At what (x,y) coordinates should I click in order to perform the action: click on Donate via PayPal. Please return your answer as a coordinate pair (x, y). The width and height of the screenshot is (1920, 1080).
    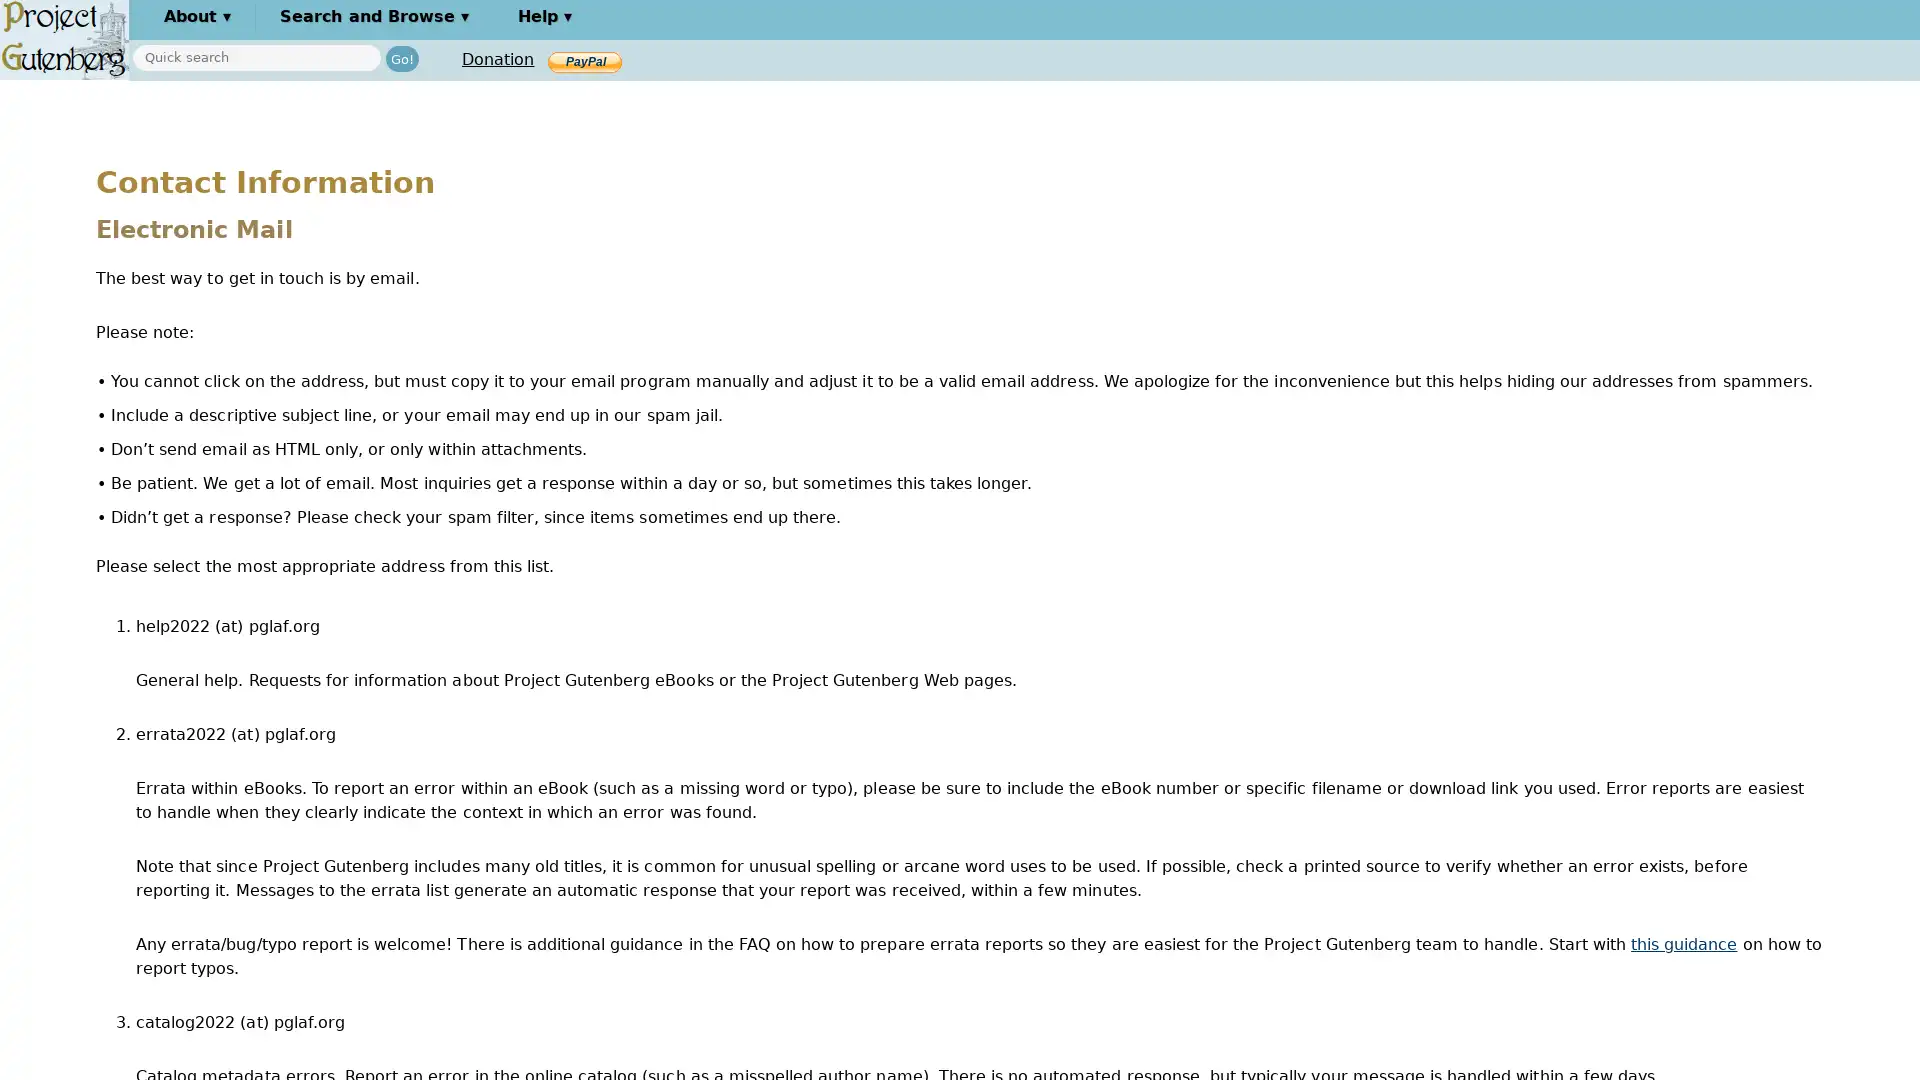
    Looking at the image, I should click on (584, 60).